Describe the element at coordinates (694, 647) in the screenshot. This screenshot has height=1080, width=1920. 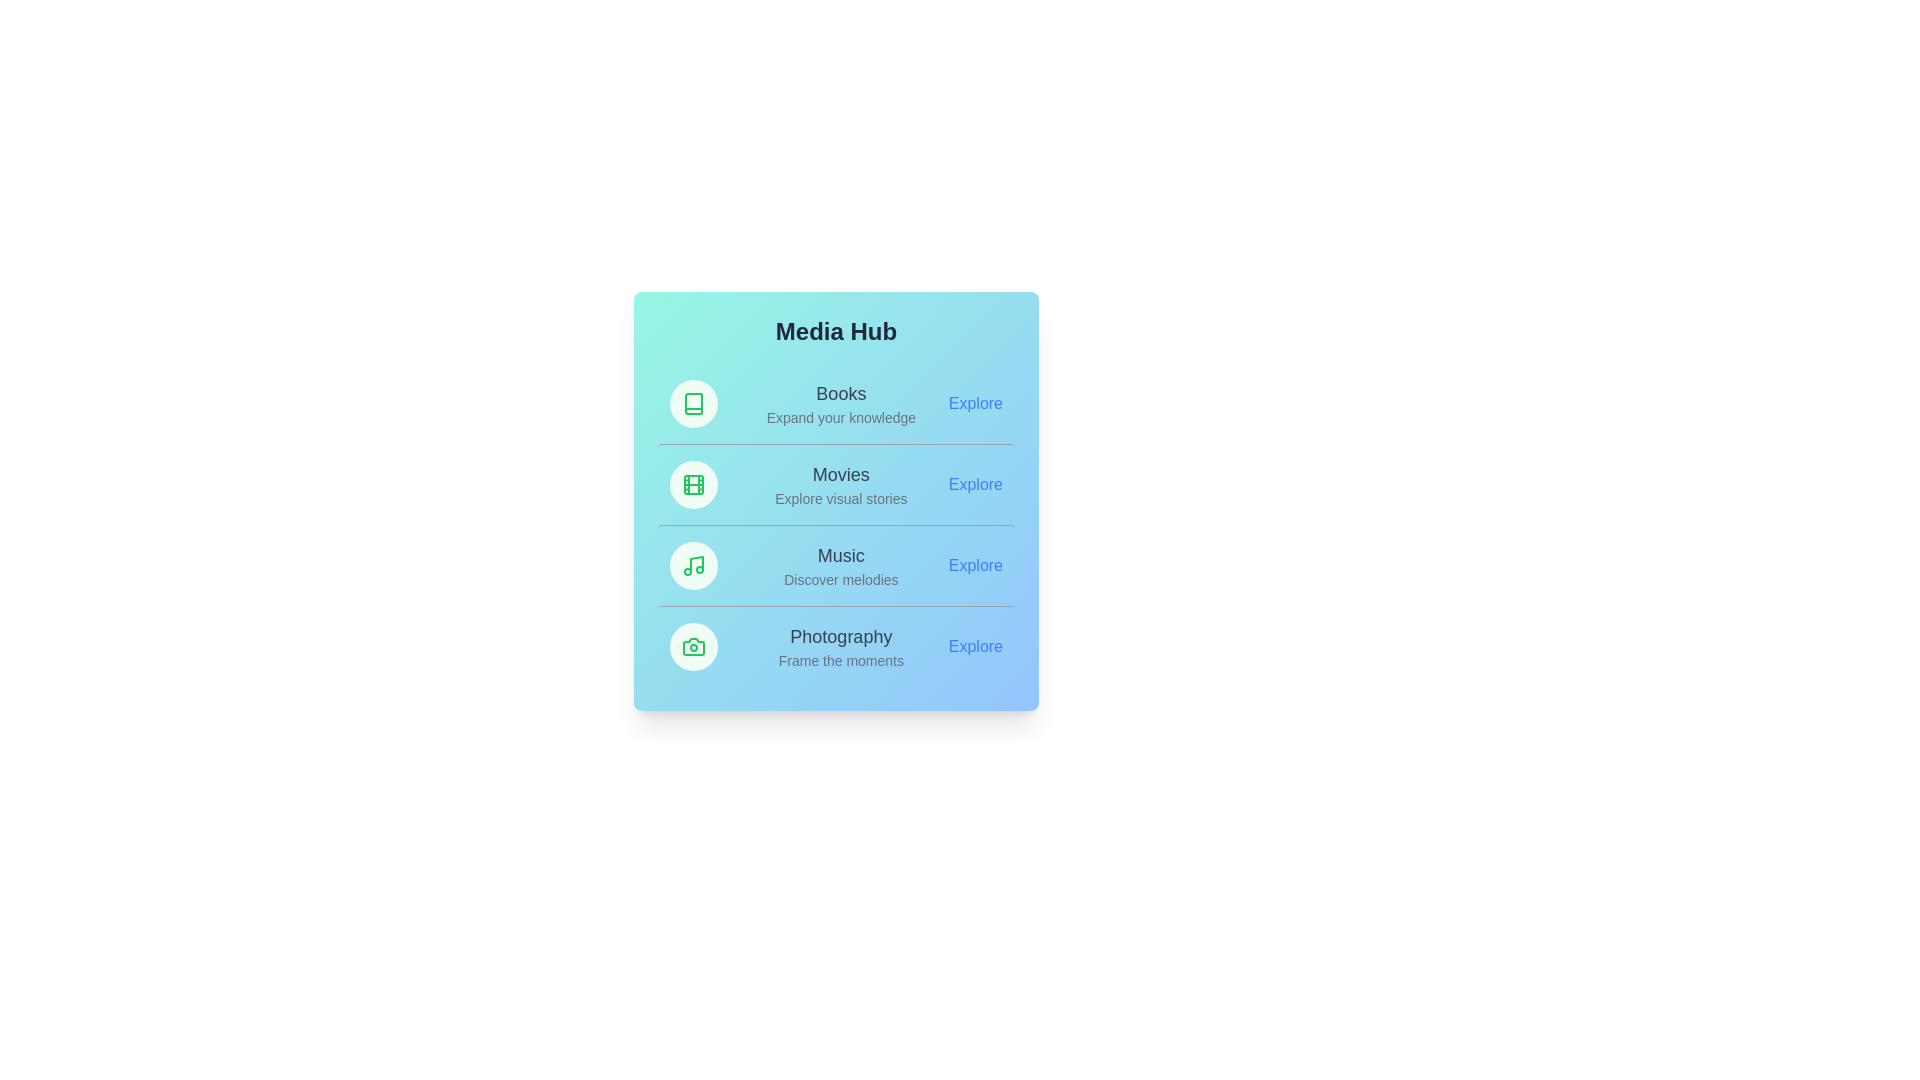
I see `the icon of the Photography category` at that location.